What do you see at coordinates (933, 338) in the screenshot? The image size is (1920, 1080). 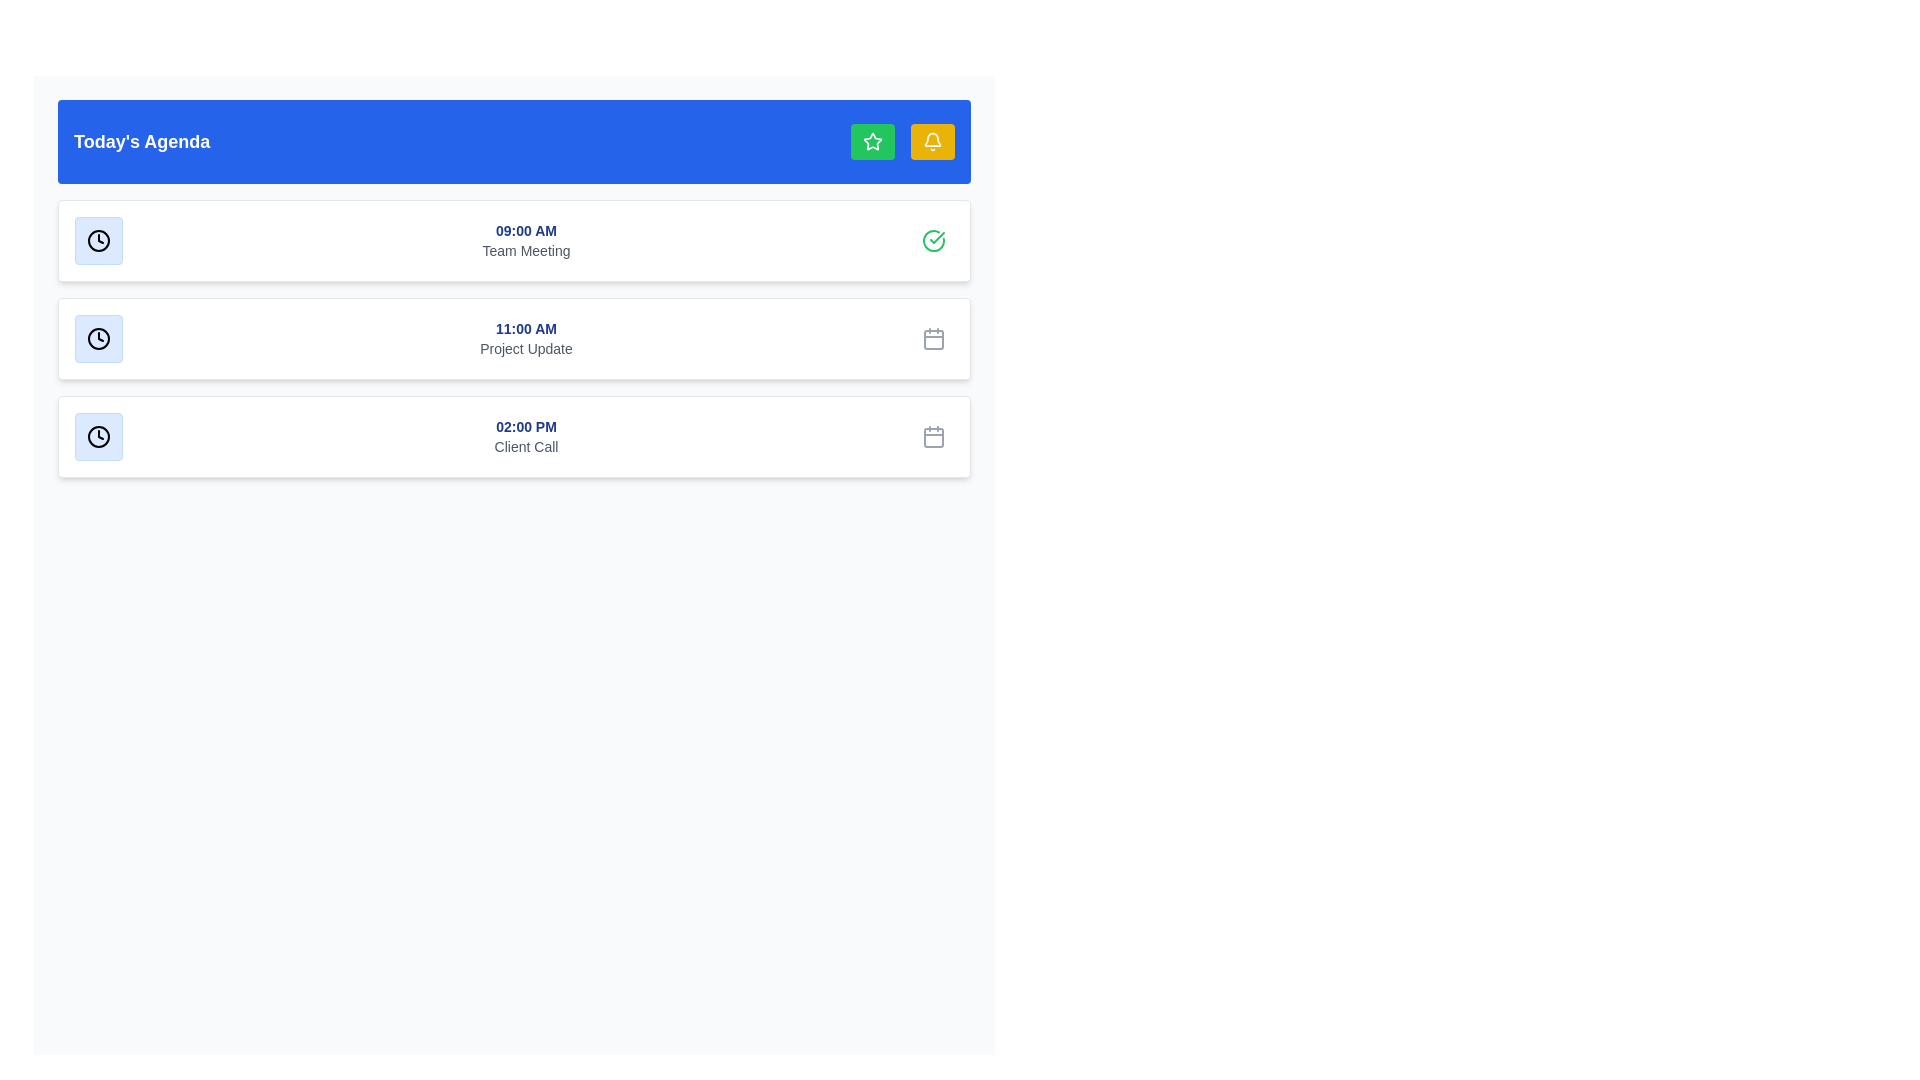 I see `the calendar icon SVG located in the third section of the agenda list, positioned to the right side of the text area displaying the time and title for the third agenda item` at bounding box center [933, 338].